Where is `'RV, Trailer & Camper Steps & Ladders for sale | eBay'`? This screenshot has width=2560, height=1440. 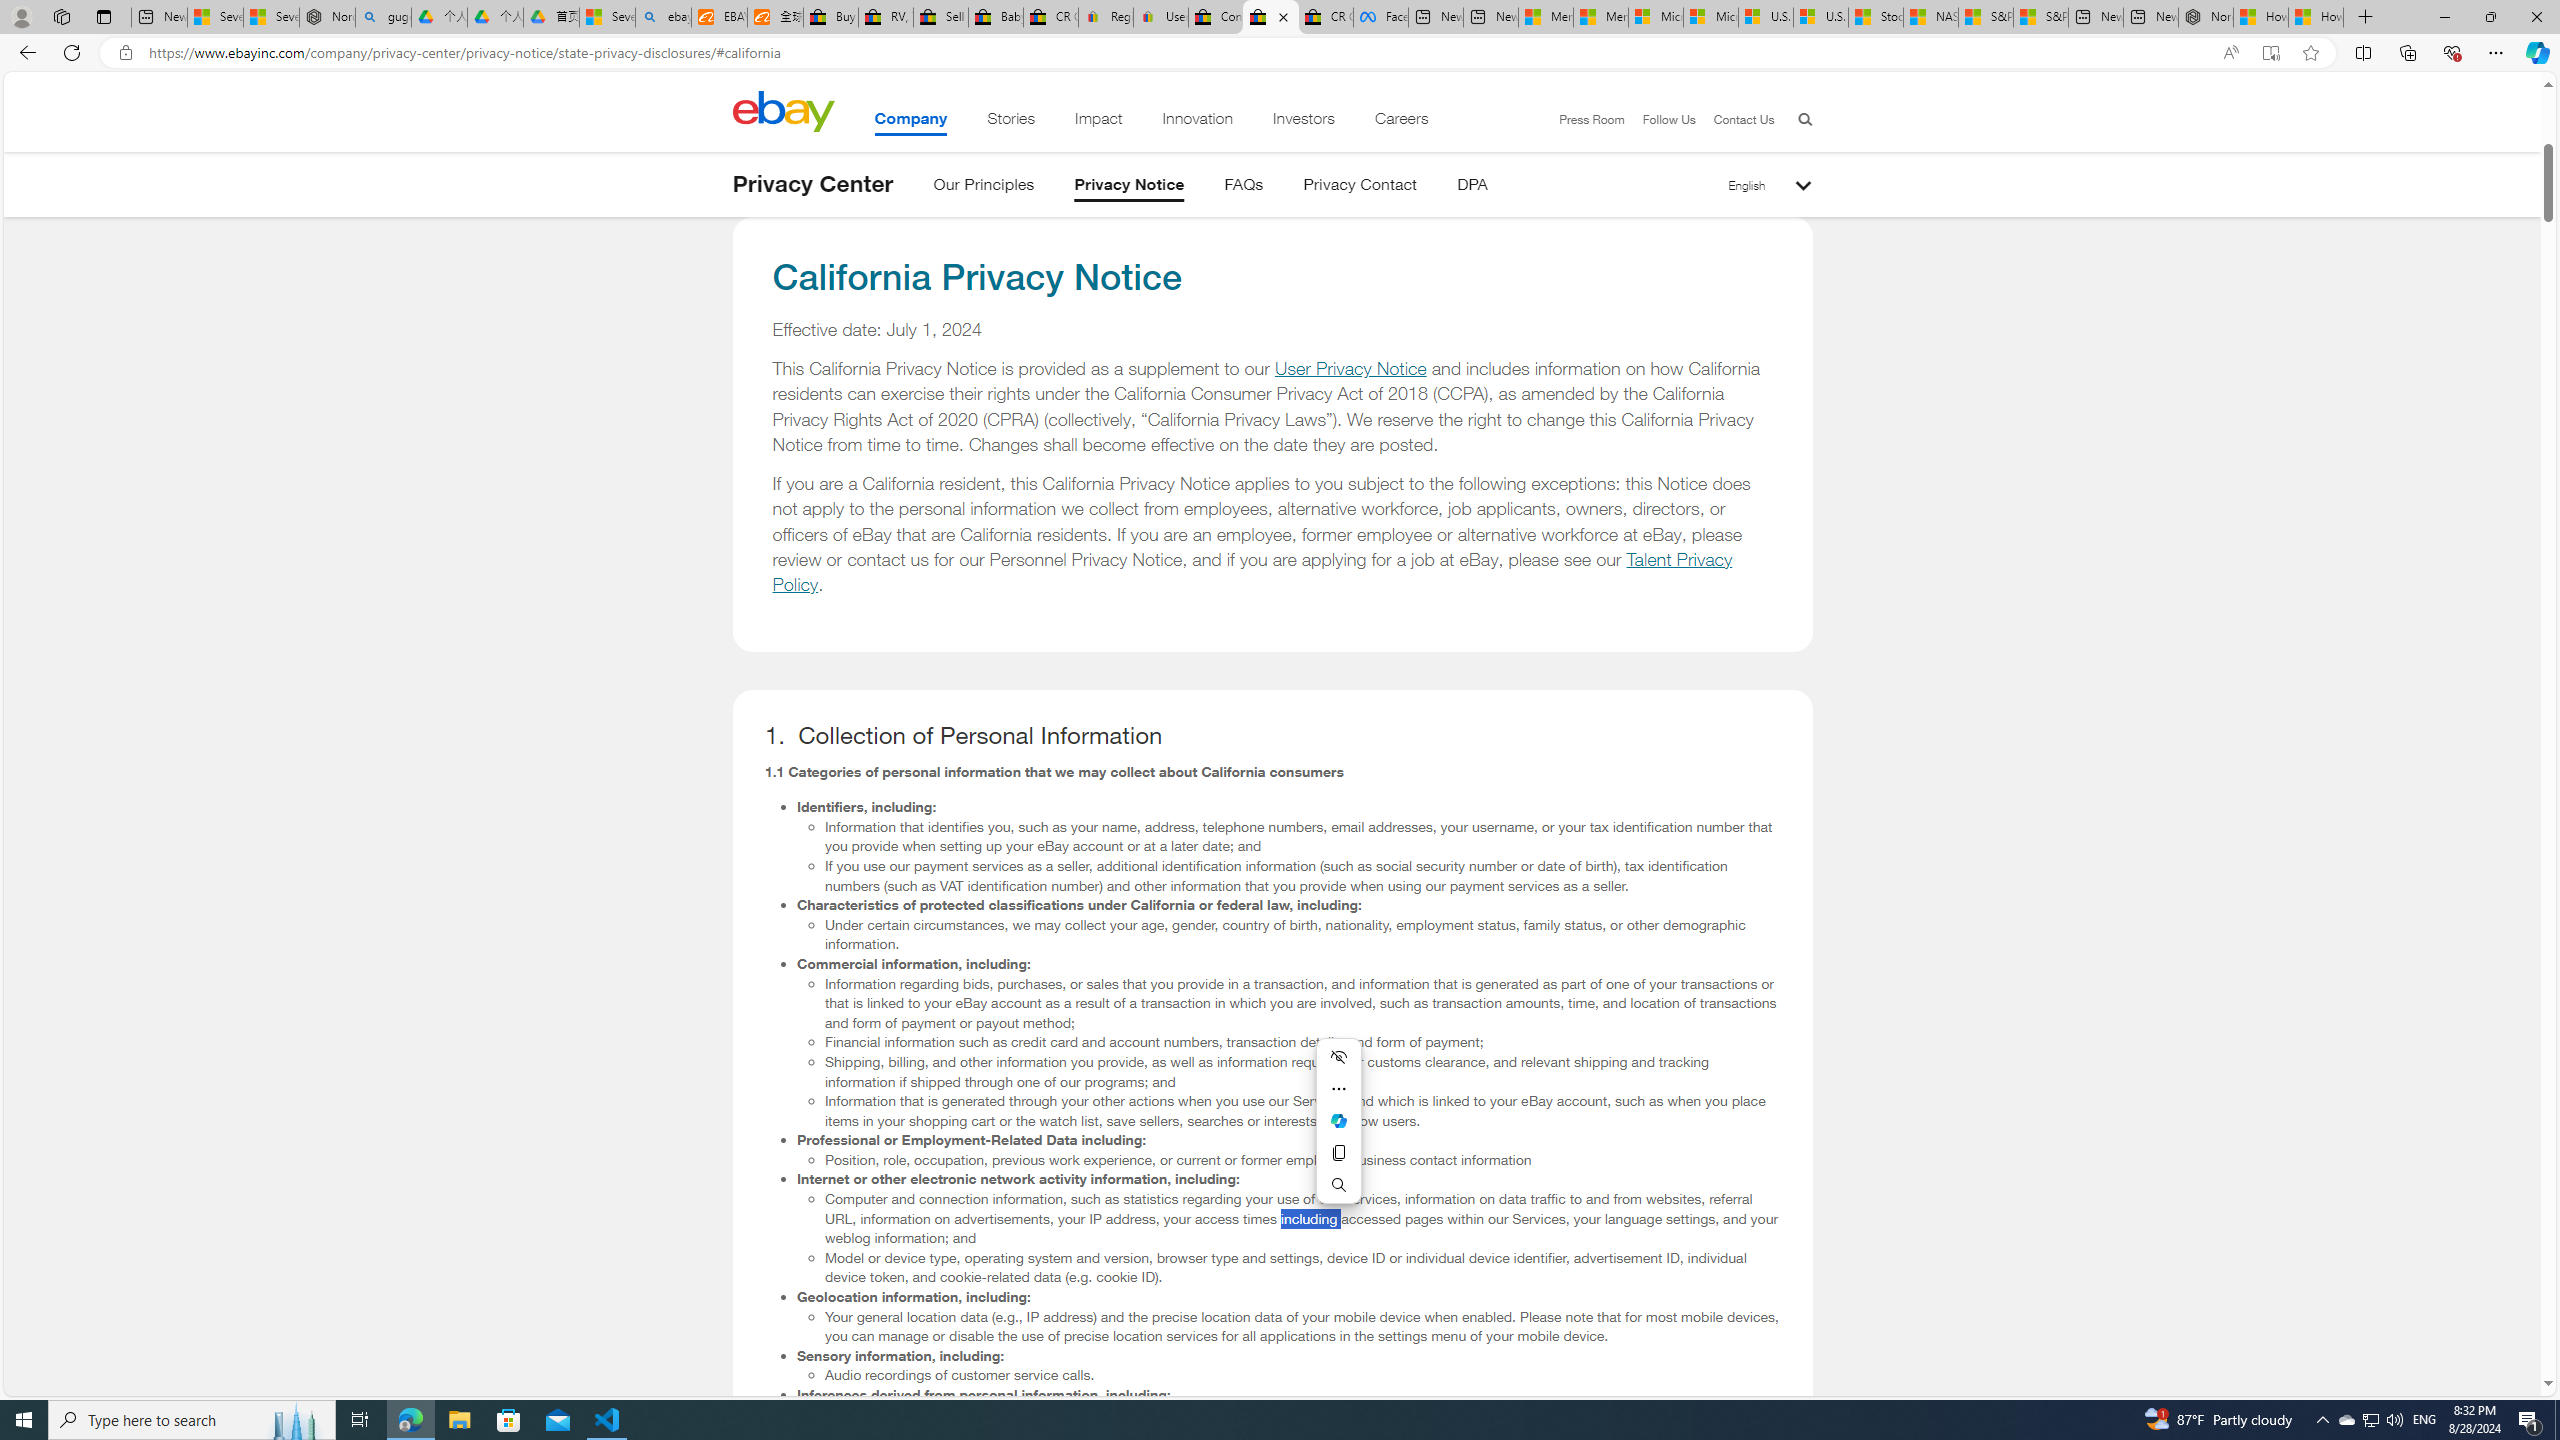 'RV, Trailer & Camper Steps & Ladders for sale | eBay' is located at coordinates (884, 16).